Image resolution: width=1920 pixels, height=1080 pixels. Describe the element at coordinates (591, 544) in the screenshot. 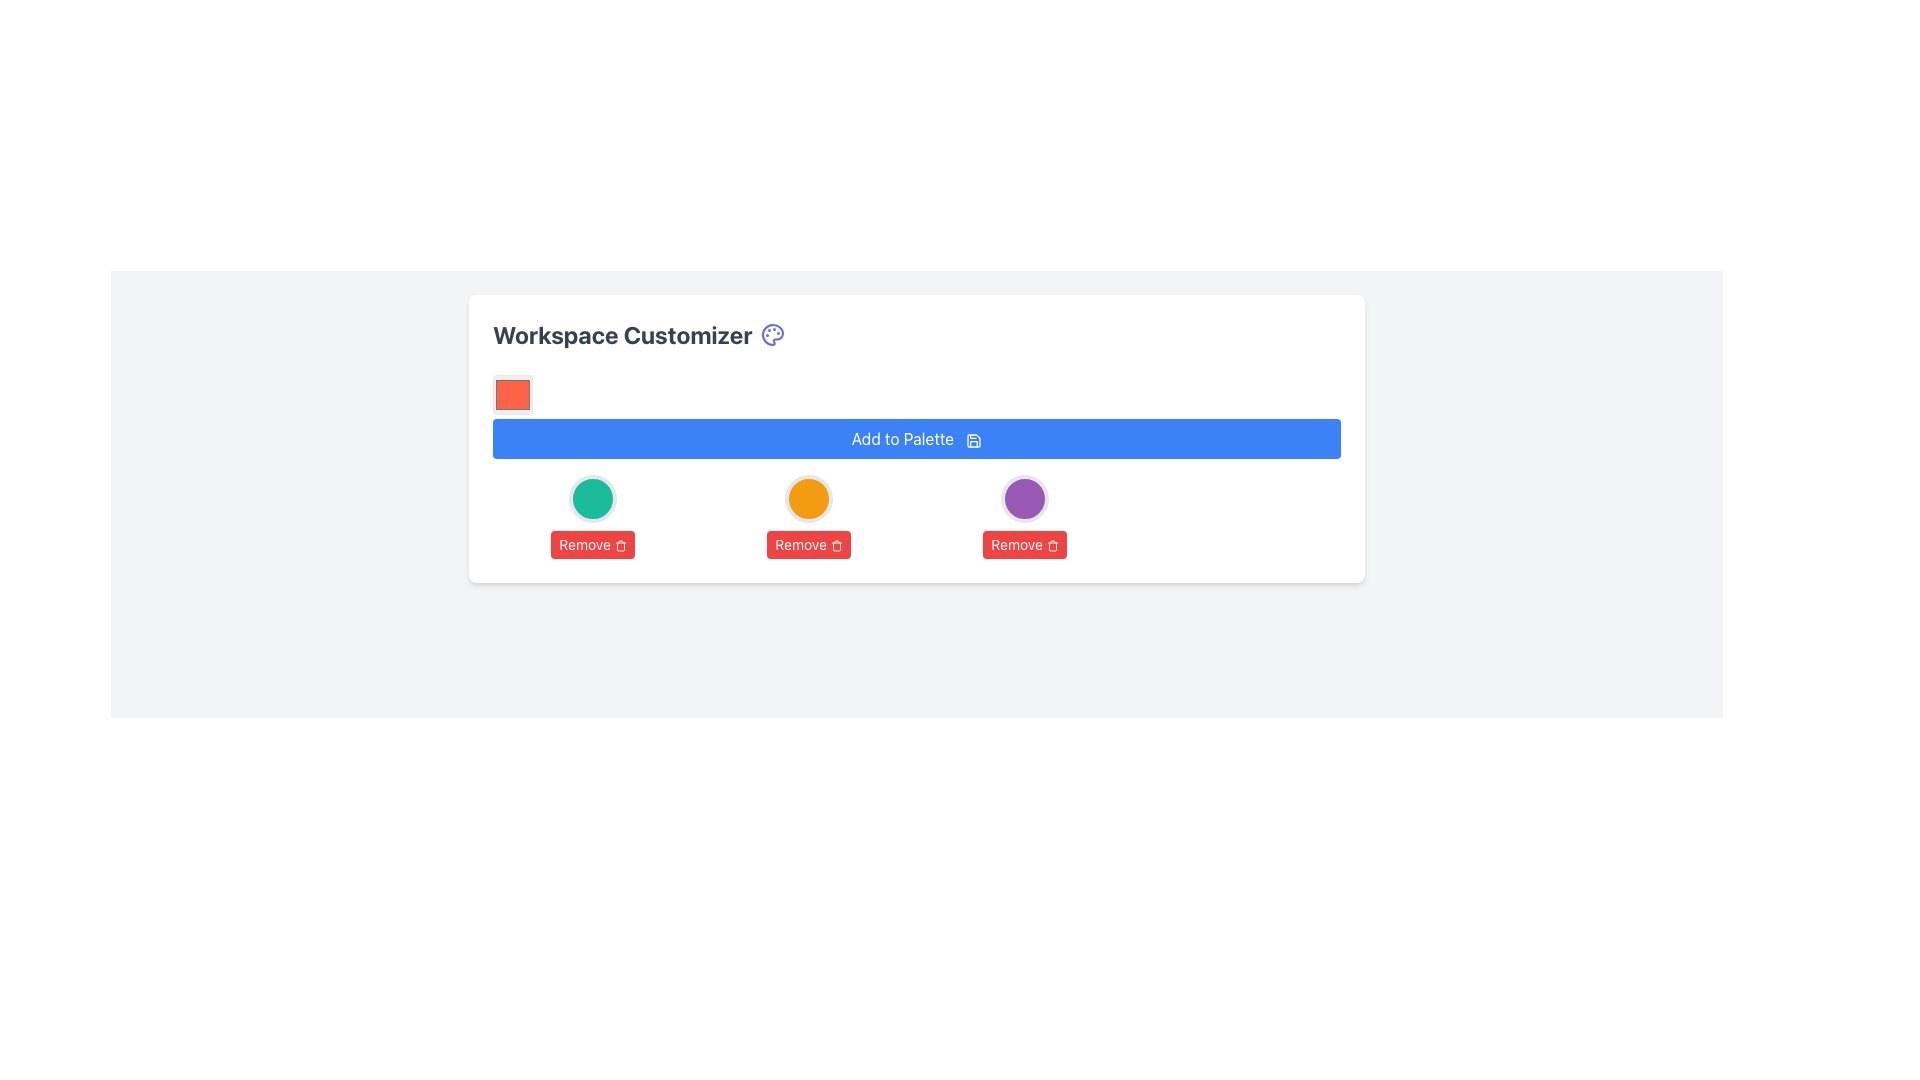

I see `the first 'Remove' button located directly below the teal-colored circle` at that location.